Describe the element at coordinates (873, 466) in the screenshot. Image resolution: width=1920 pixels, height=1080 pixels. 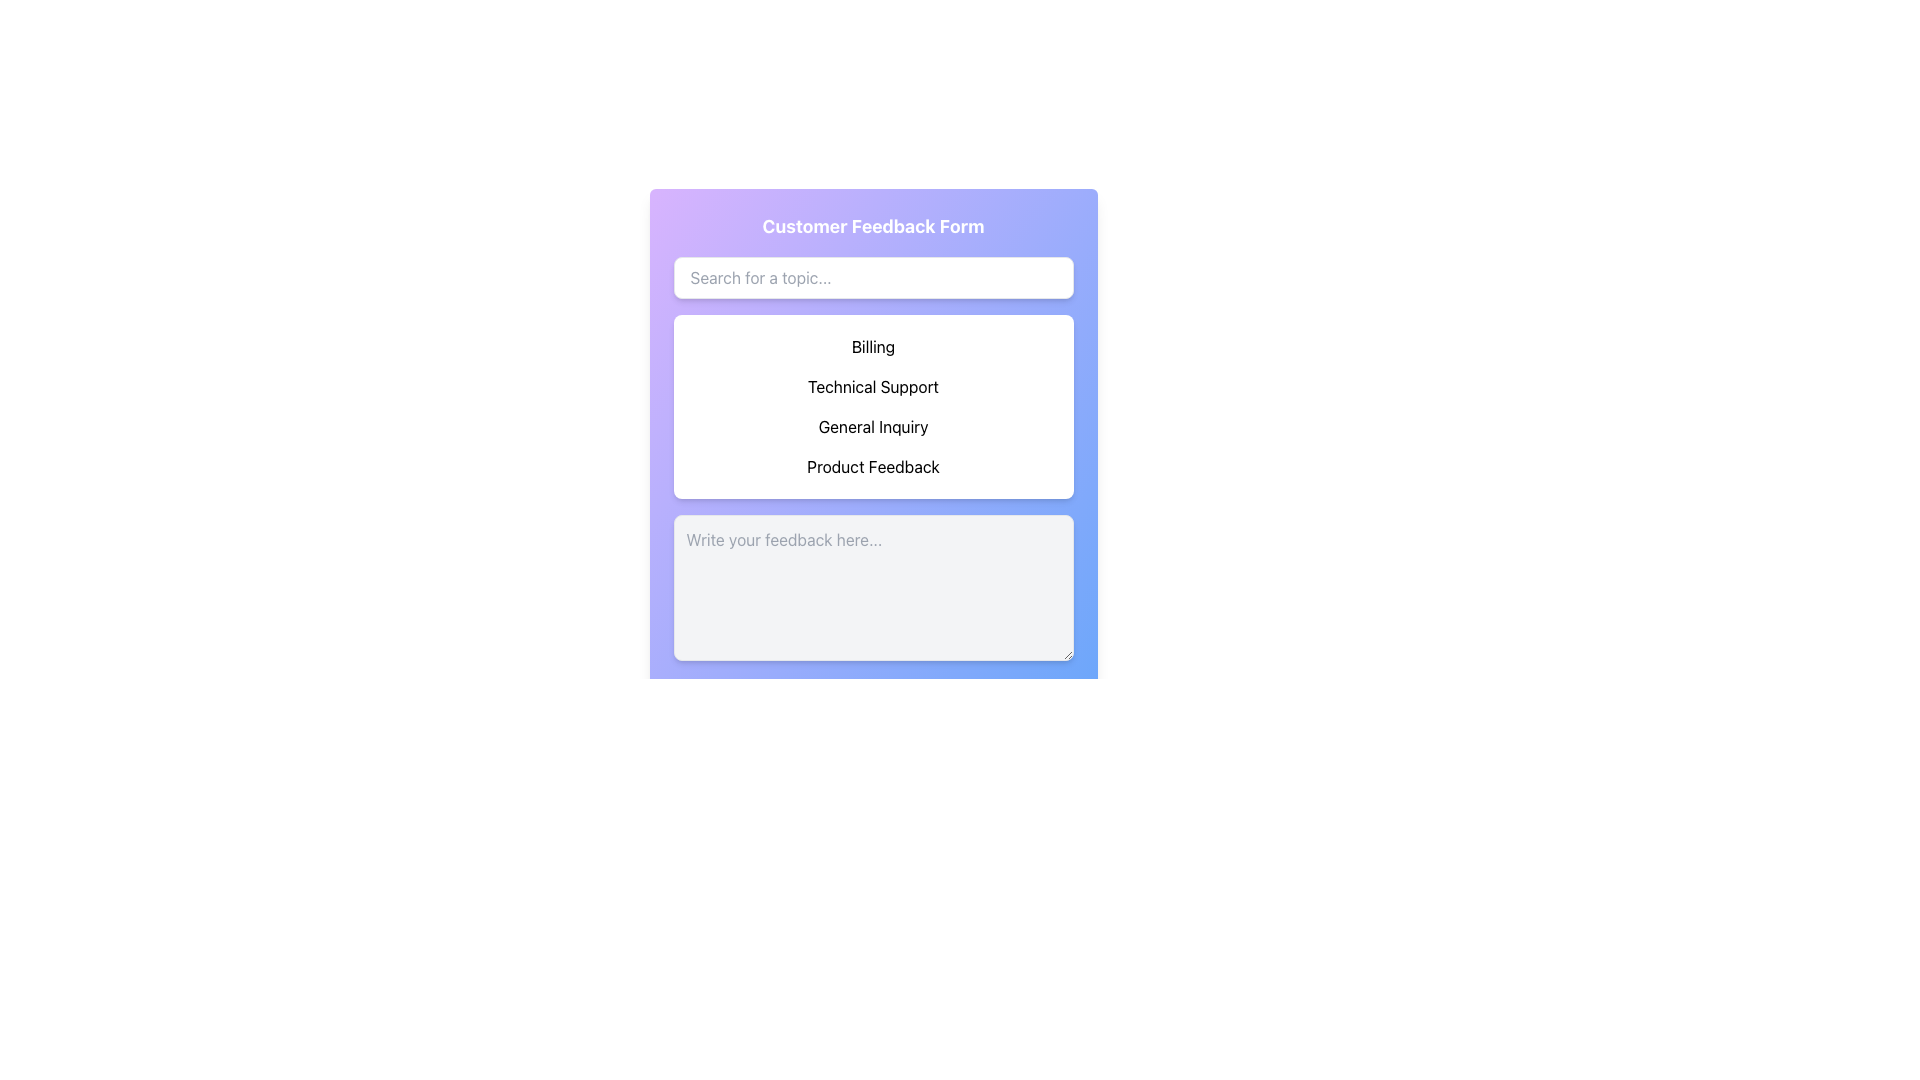
I see `the 'Product Feedback' button, which is the fourth option in the 'Customer Feedback Form' panel` at that location.